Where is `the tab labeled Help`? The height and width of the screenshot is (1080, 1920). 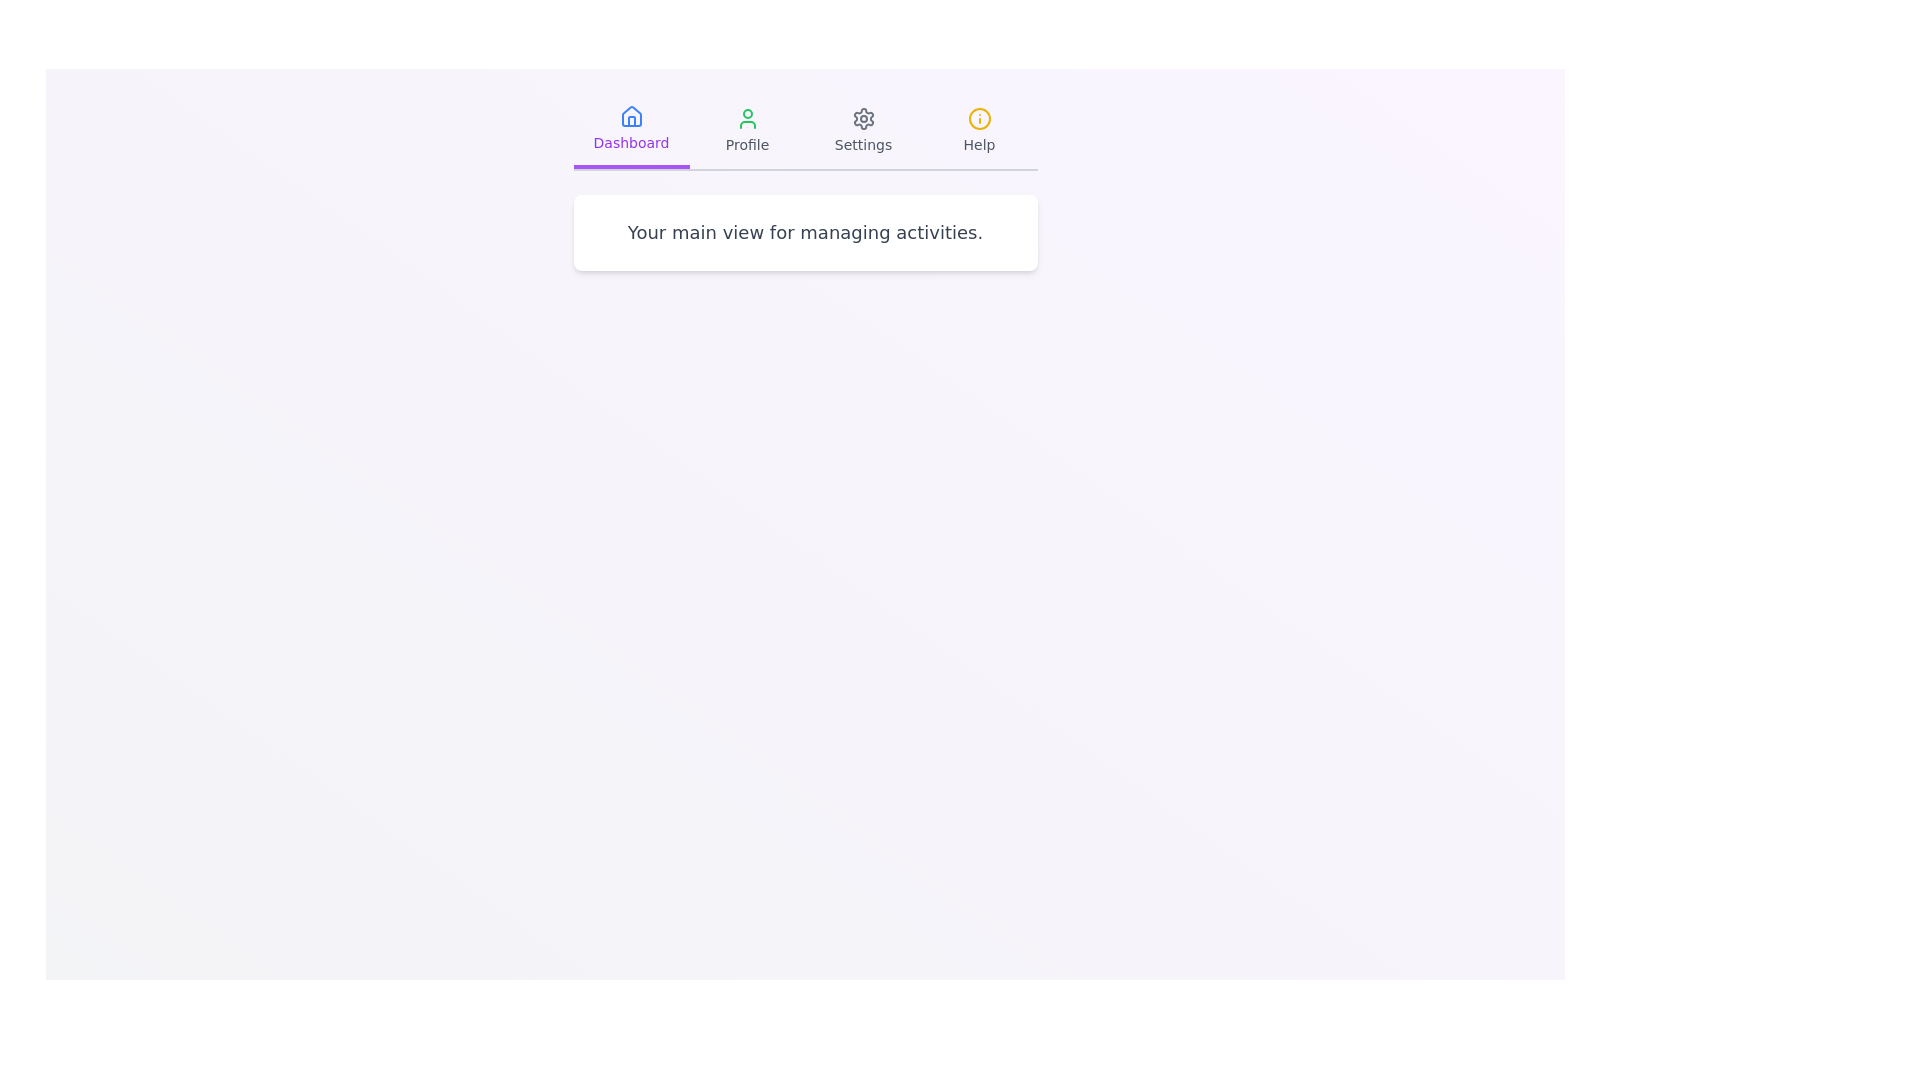 the tab labeled Help is located at coordinates (979, 131).